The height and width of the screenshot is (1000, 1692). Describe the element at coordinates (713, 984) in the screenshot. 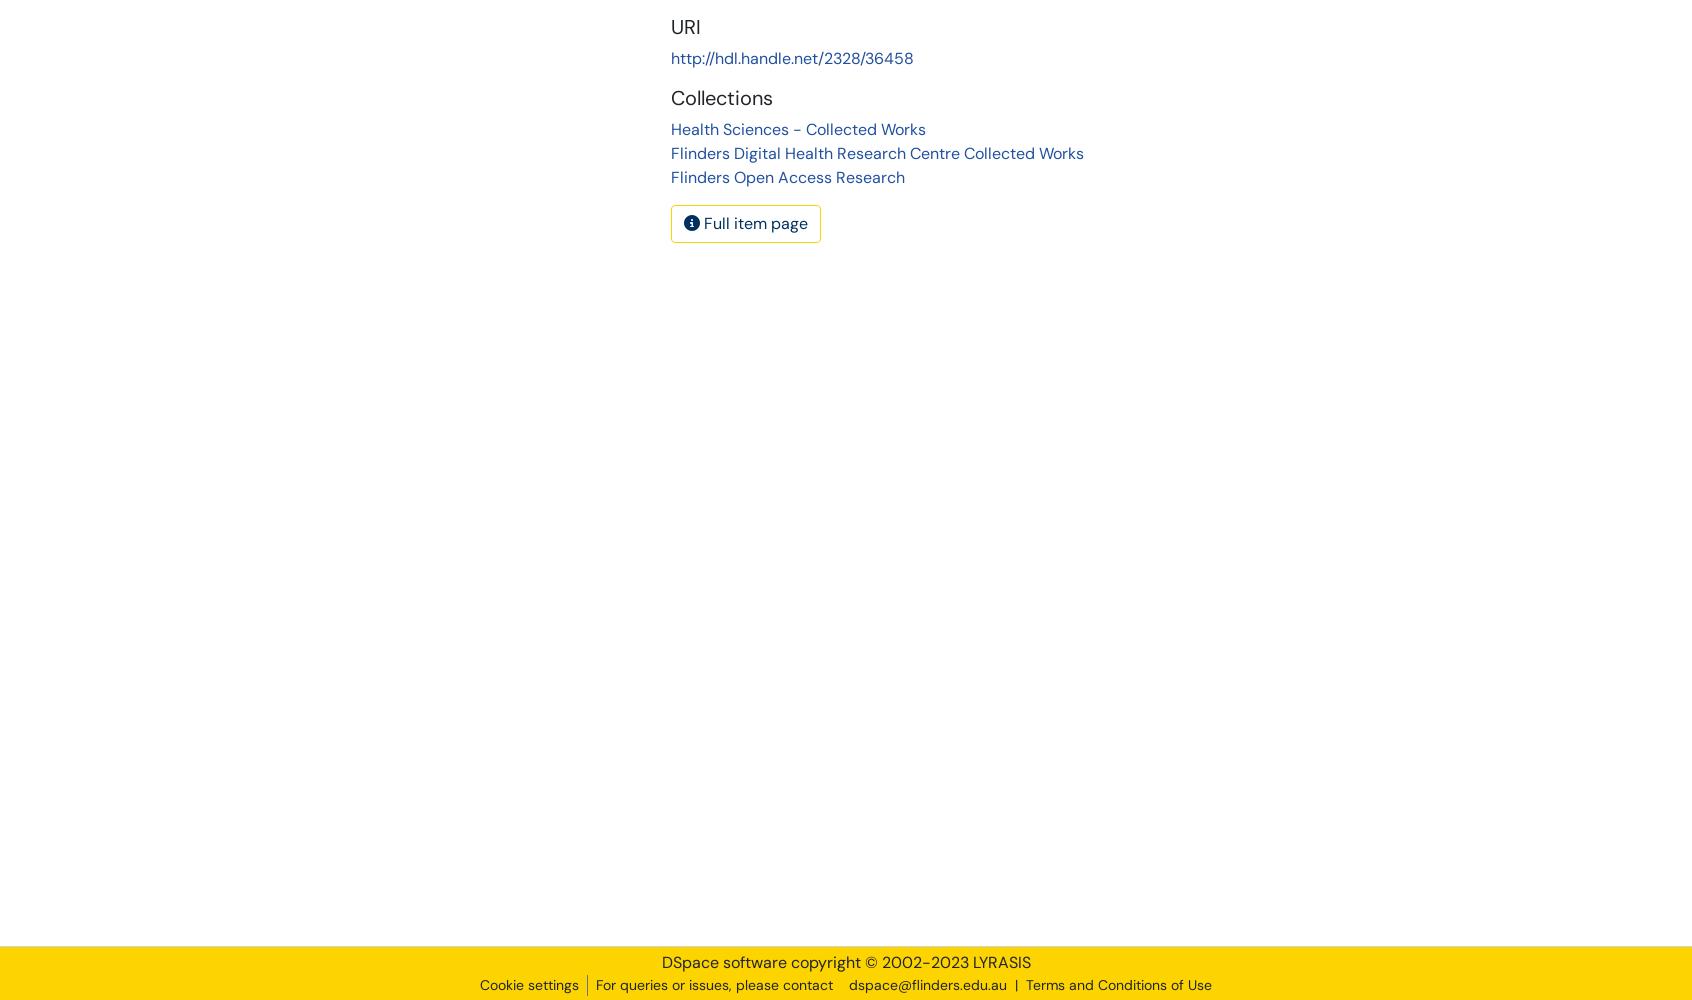

I see `'For queries or issues, please contact'` at that location.